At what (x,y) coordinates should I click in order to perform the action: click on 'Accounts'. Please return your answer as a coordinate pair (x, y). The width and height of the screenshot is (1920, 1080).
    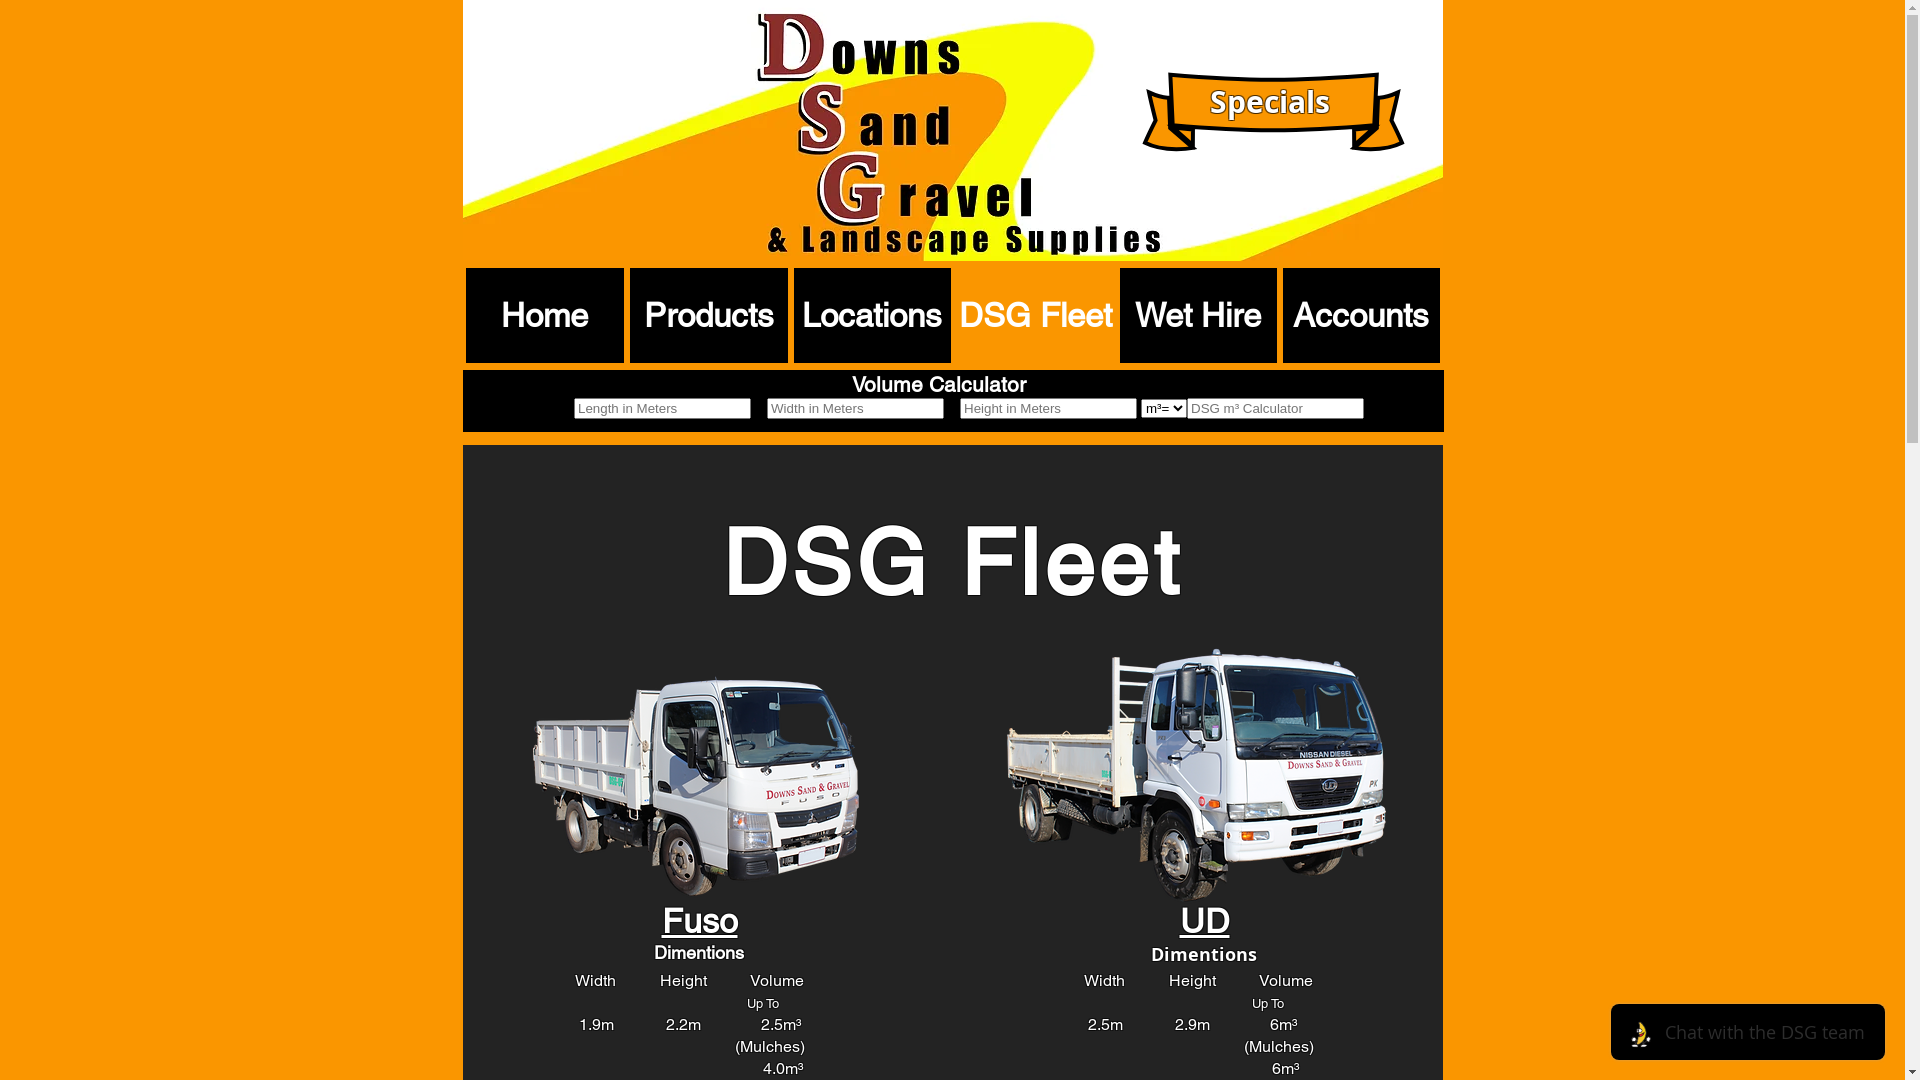
    Looking at the image, I should click on (1360, 315).